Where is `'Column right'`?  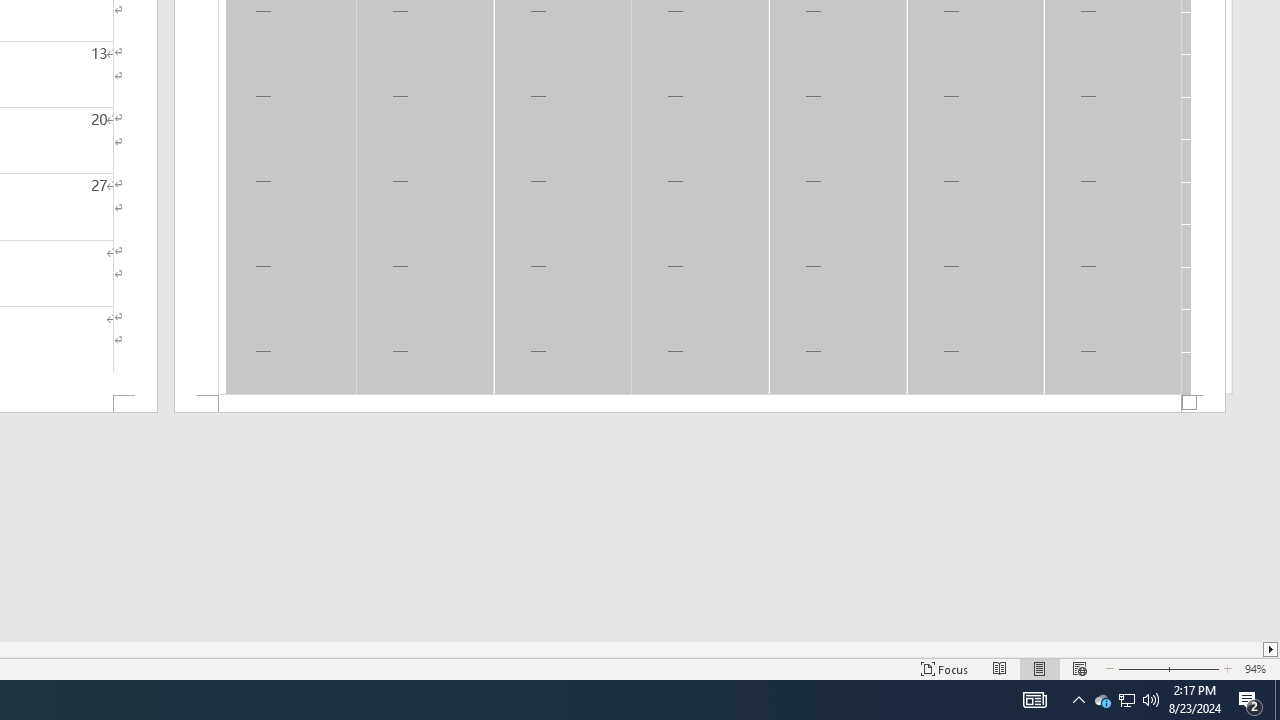 'Column right' is located at coordinates (1270, 649).